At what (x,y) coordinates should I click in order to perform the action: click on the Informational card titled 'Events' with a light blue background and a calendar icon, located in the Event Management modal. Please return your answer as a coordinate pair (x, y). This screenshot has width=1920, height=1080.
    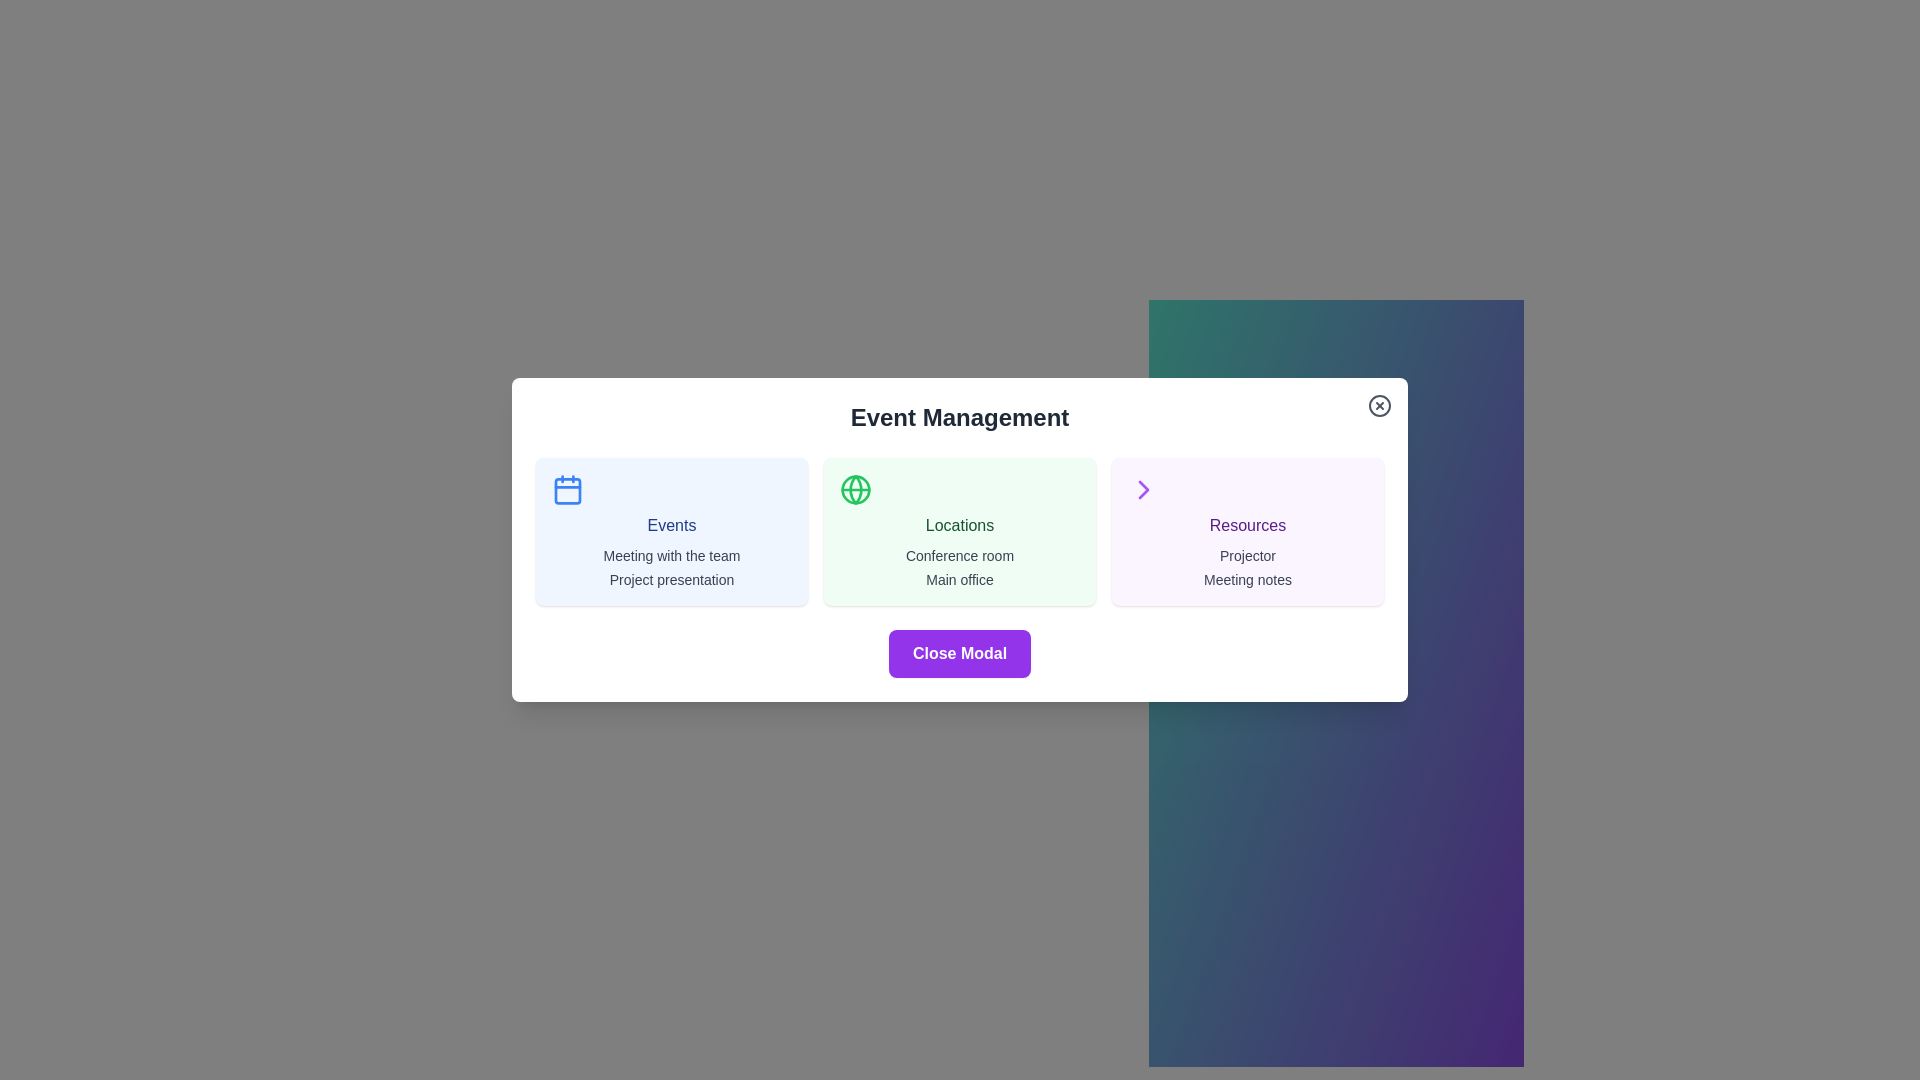
    Looking at the image, I should click on (672, 531).